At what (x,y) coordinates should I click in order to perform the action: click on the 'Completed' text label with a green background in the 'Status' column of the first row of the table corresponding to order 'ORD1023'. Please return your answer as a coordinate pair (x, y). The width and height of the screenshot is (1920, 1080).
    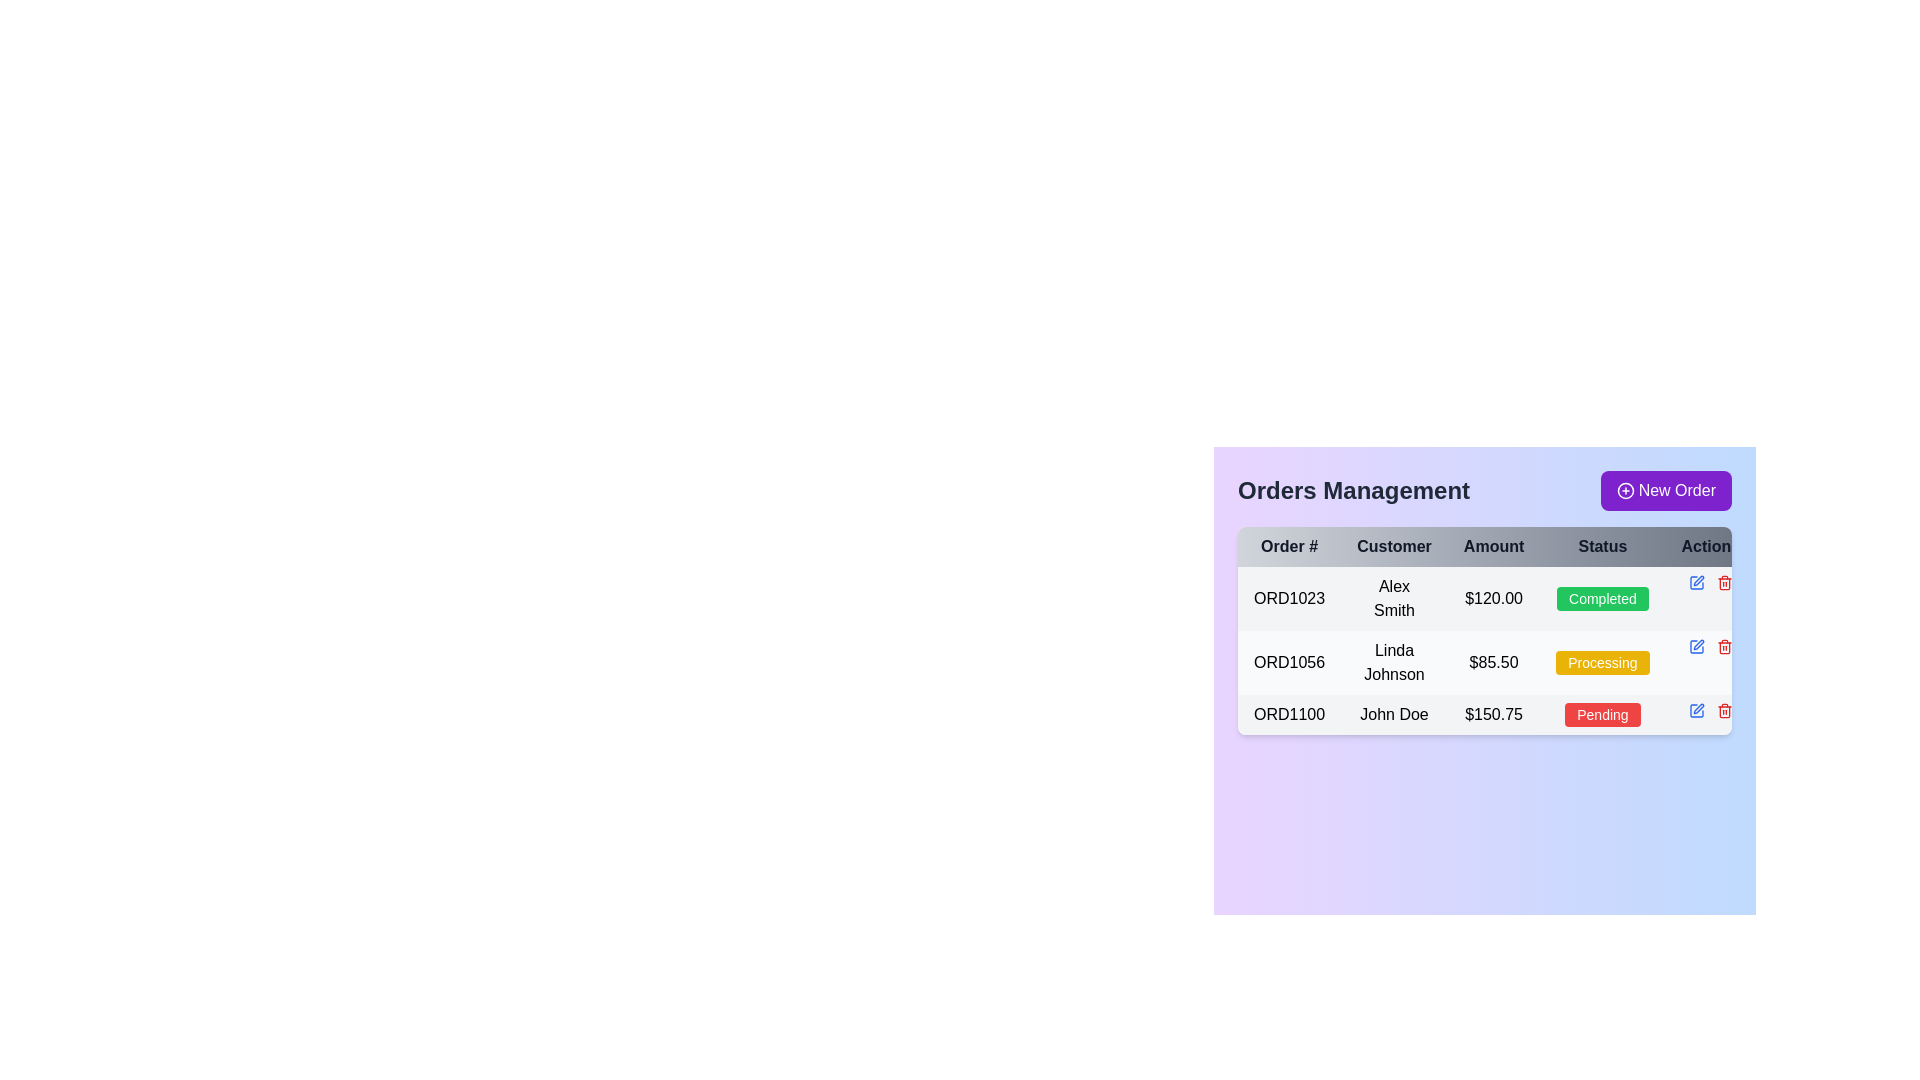
    Looking at the image, I should click on (1602, 597).